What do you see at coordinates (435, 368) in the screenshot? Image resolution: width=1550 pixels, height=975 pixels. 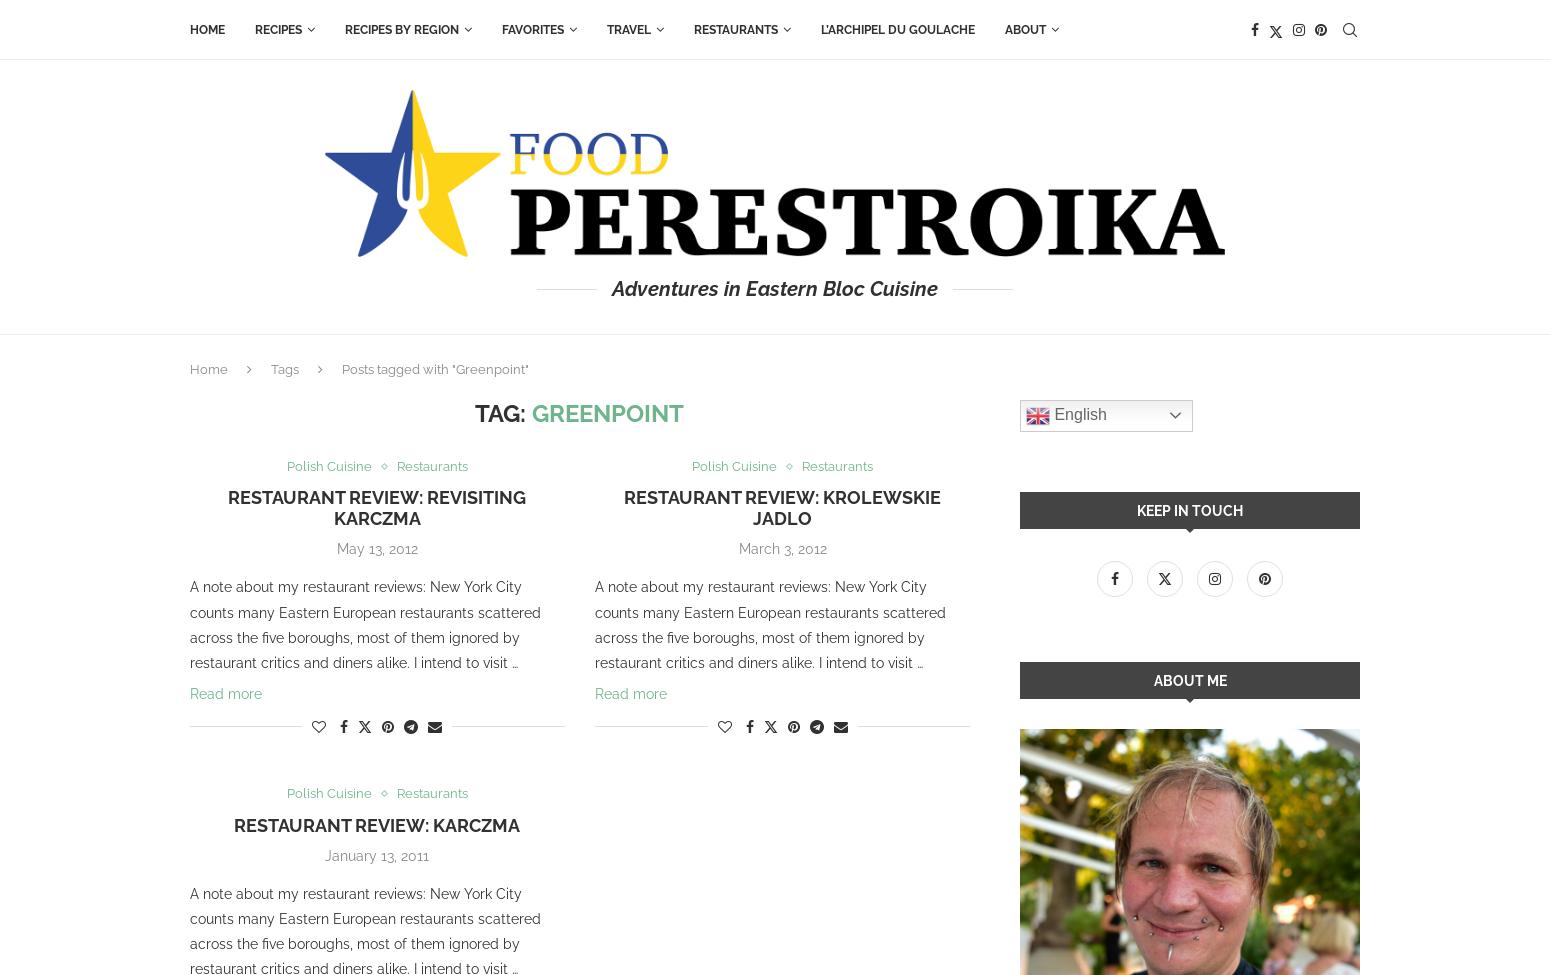 I see `'Posts tagged with "Greenpoint"'` at bounding box center [435, 368].